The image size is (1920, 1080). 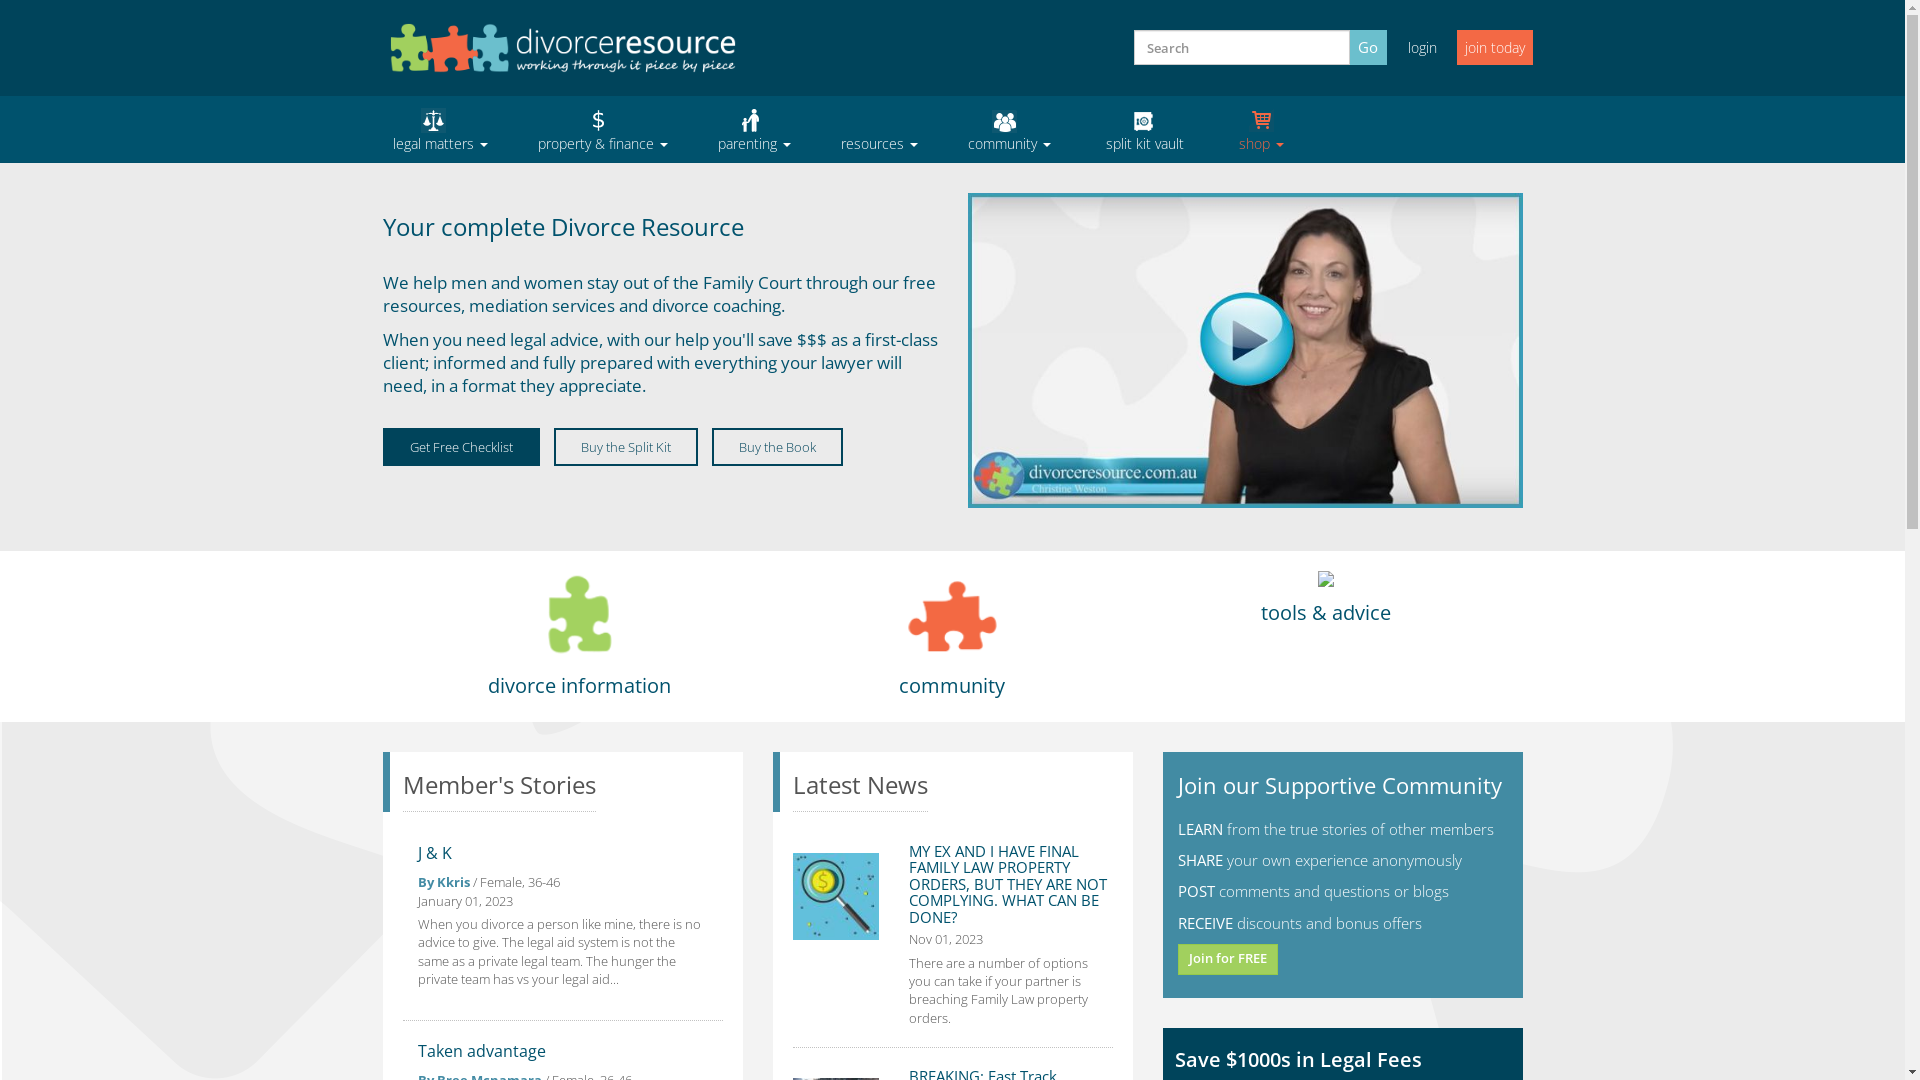 What do you see at coordinates (752, 129) in the screenshot?
I see `'parenting'` at bounding box center [752, 129].